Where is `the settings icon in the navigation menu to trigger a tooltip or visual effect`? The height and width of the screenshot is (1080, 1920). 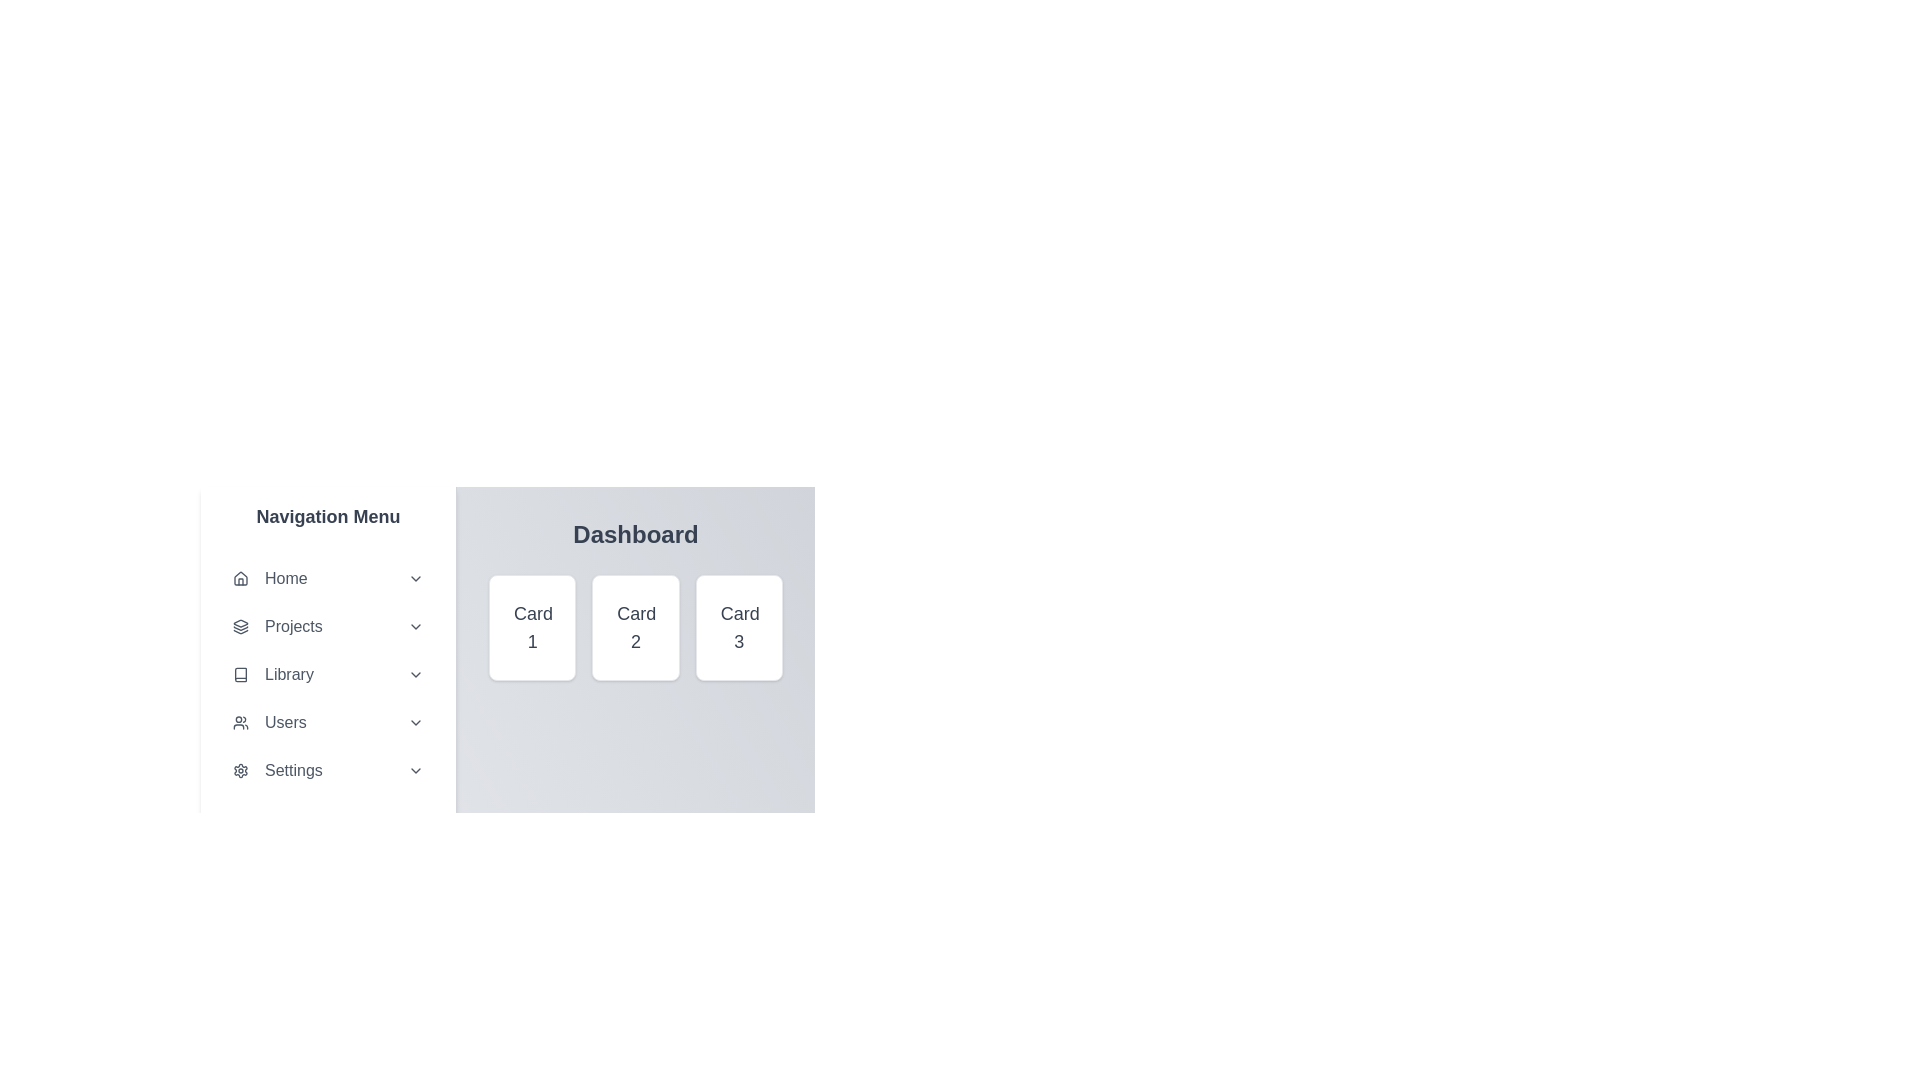 the settings icon in the navigation menu to trigger a tooltip or visual effect is located at coordinates (240, 770).